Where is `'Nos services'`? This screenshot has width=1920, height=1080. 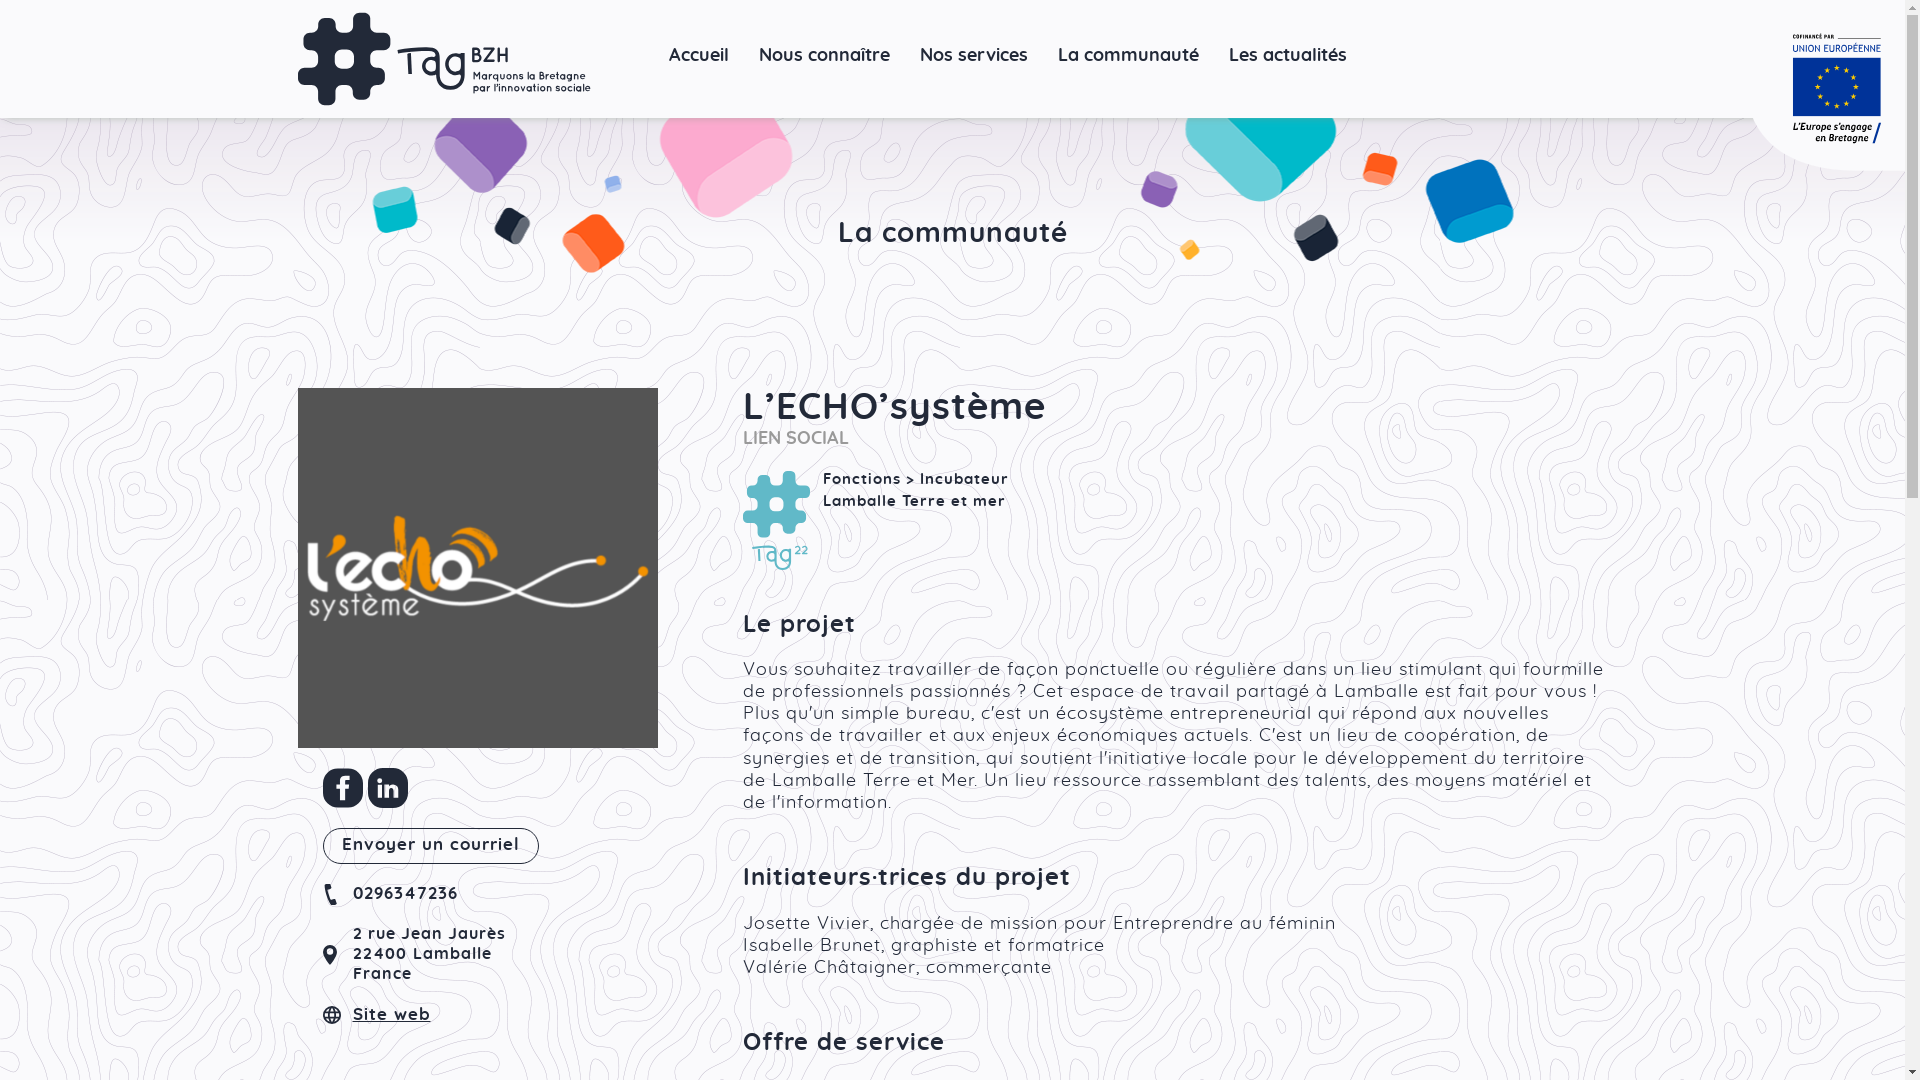
'Nos services' is located at coordinates (974, 59).